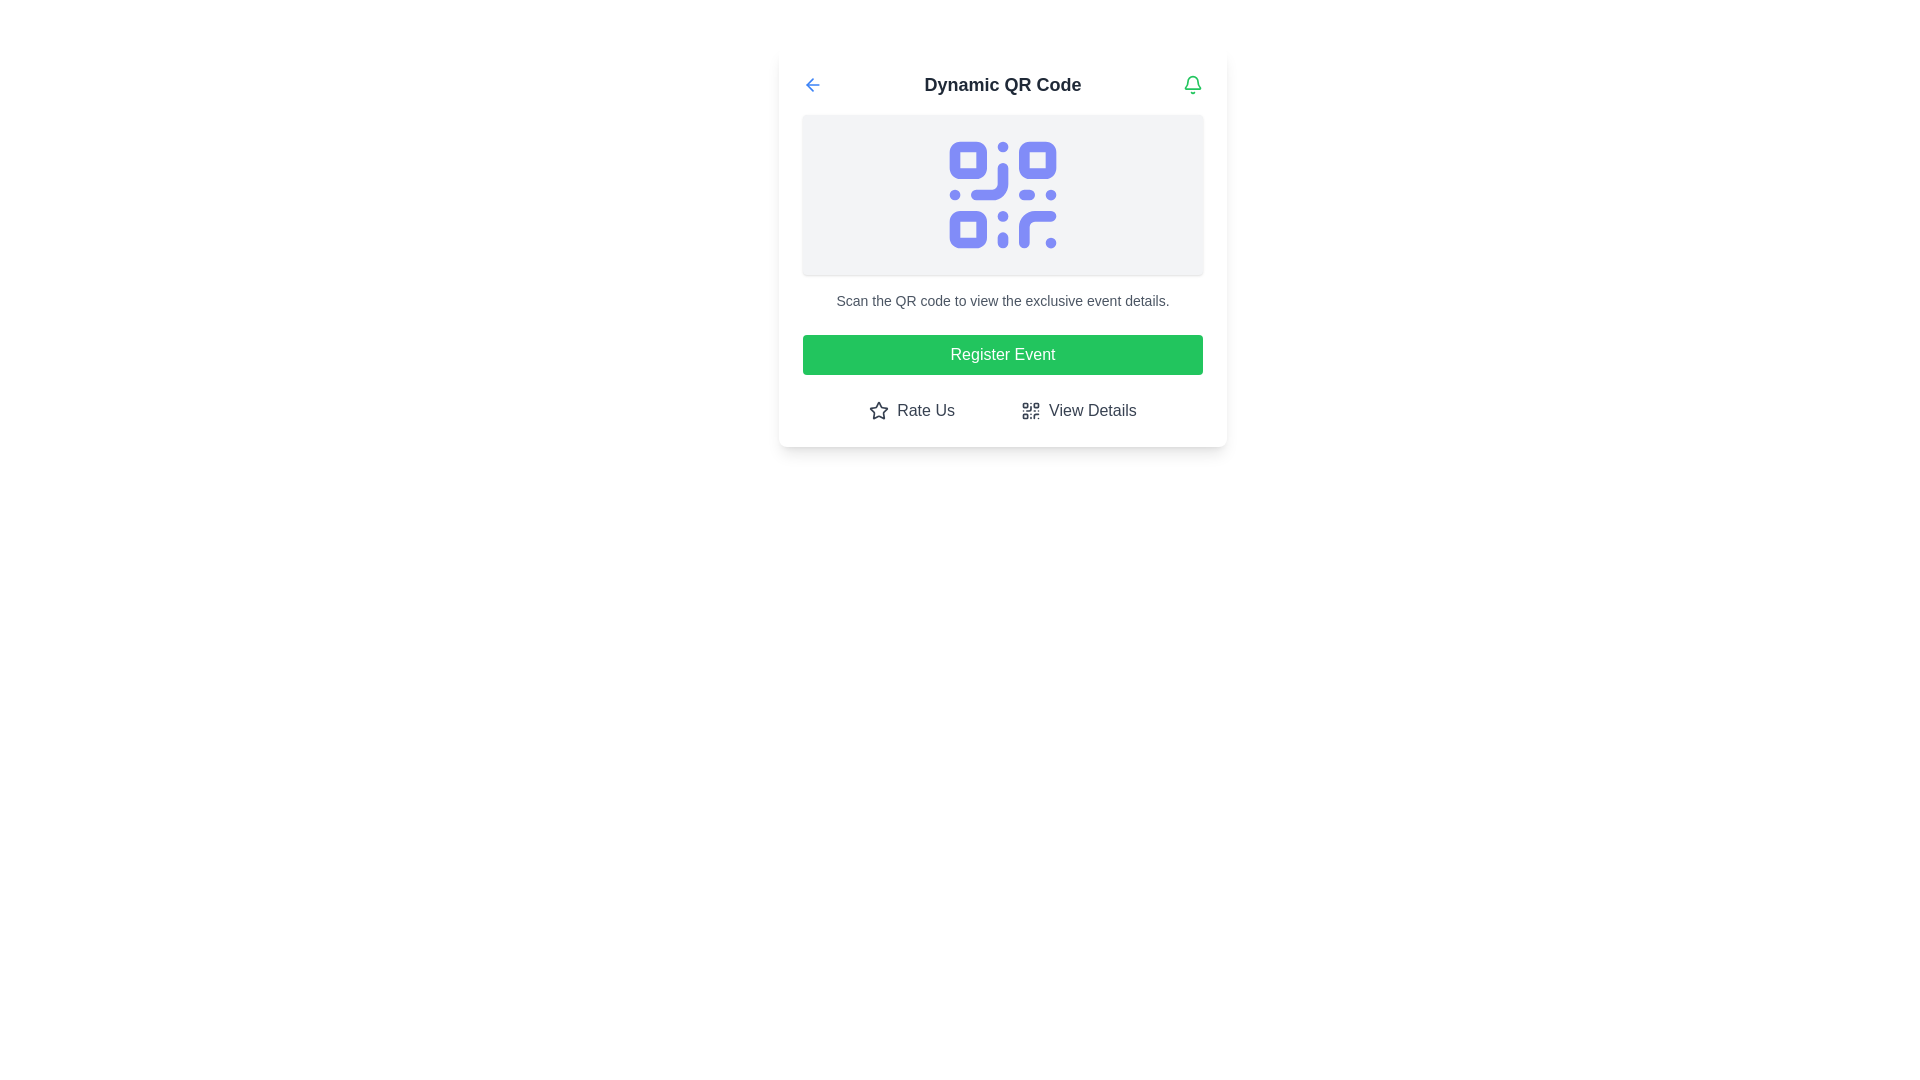  Describe the element at coordinates (1003, 300) in the screenshot. I see `the Text label that provides information about scanning the QR code, located directly below the QR code image and above the 'Register Event' button` at that location.